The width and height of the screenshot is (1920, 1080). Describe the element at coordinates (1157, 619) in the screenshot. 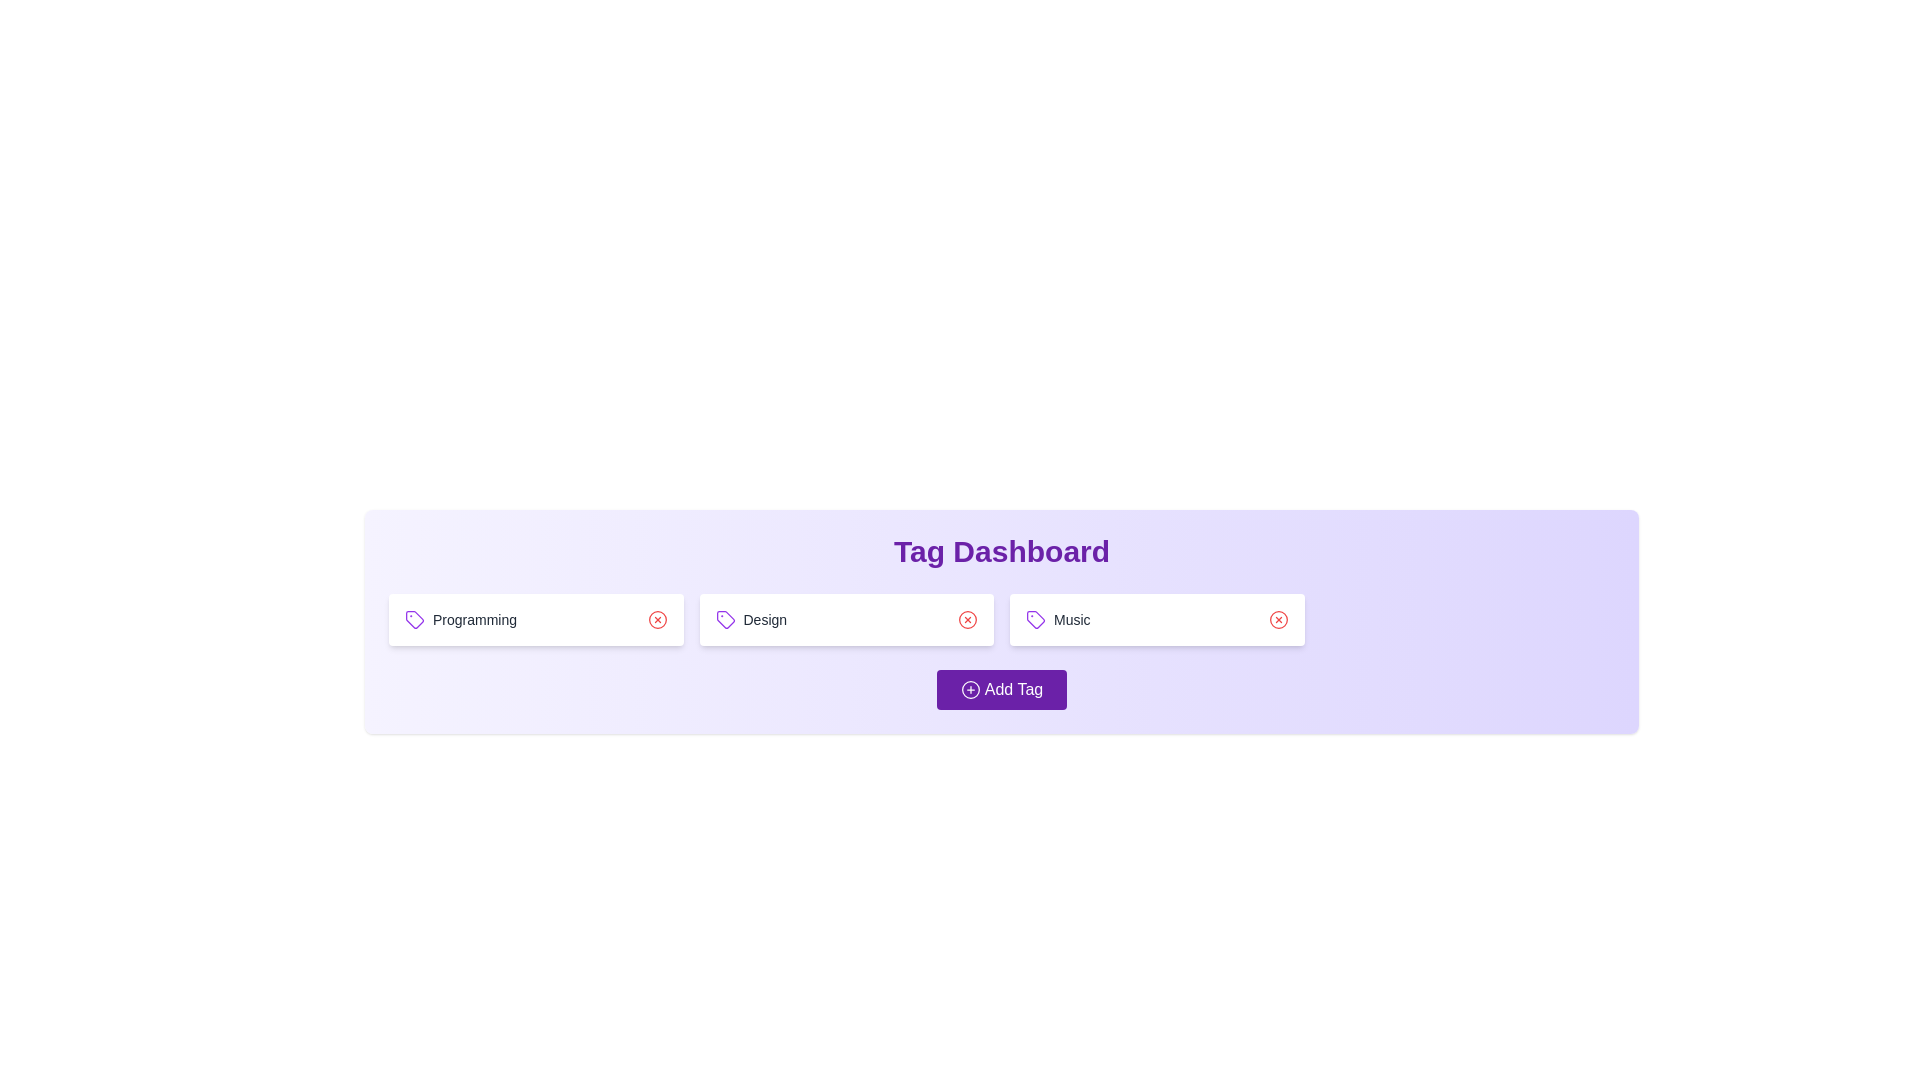

I see `the 'Music' card element, which is the third card in a grid layout, featuring a purple tag icon on the left and a red circular remove icon on the right` at that location.